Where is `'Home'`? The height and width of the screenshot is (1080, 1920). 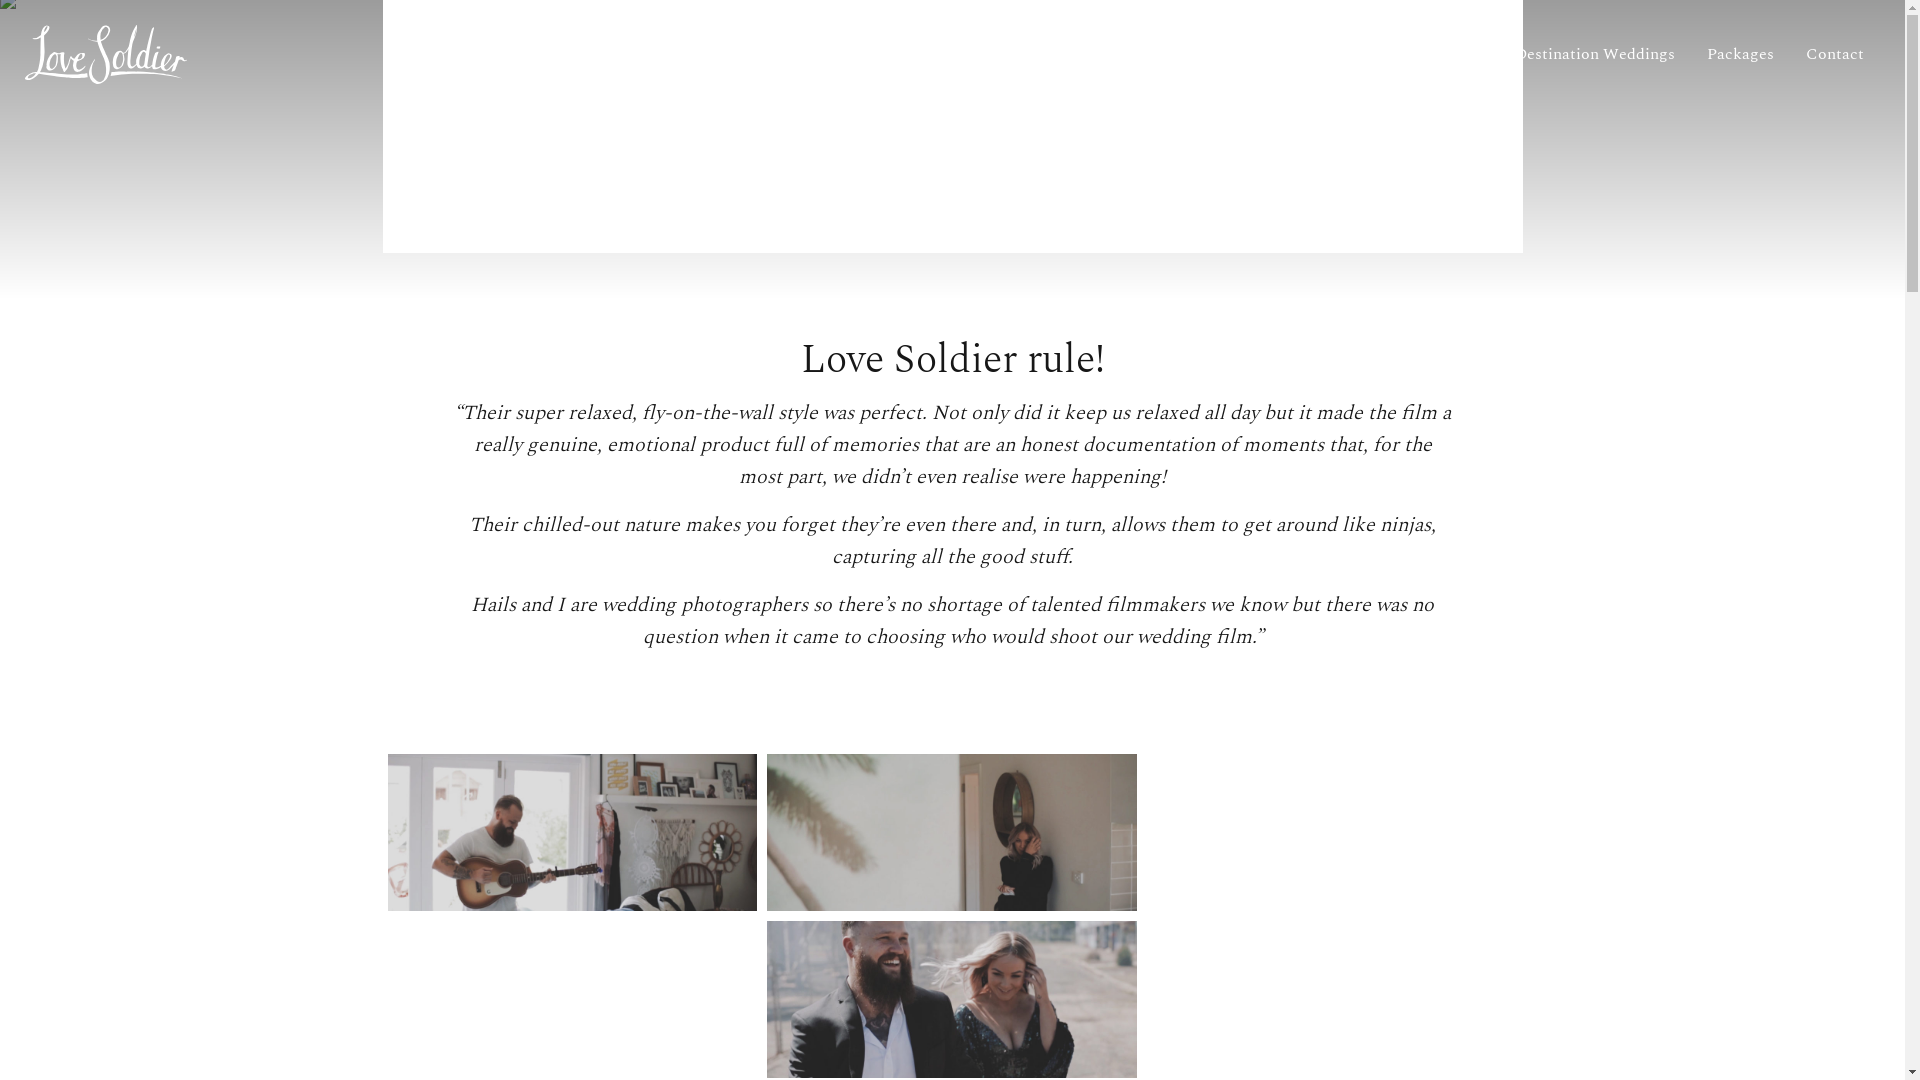 'Home' is located at coordinates (1310, 53).